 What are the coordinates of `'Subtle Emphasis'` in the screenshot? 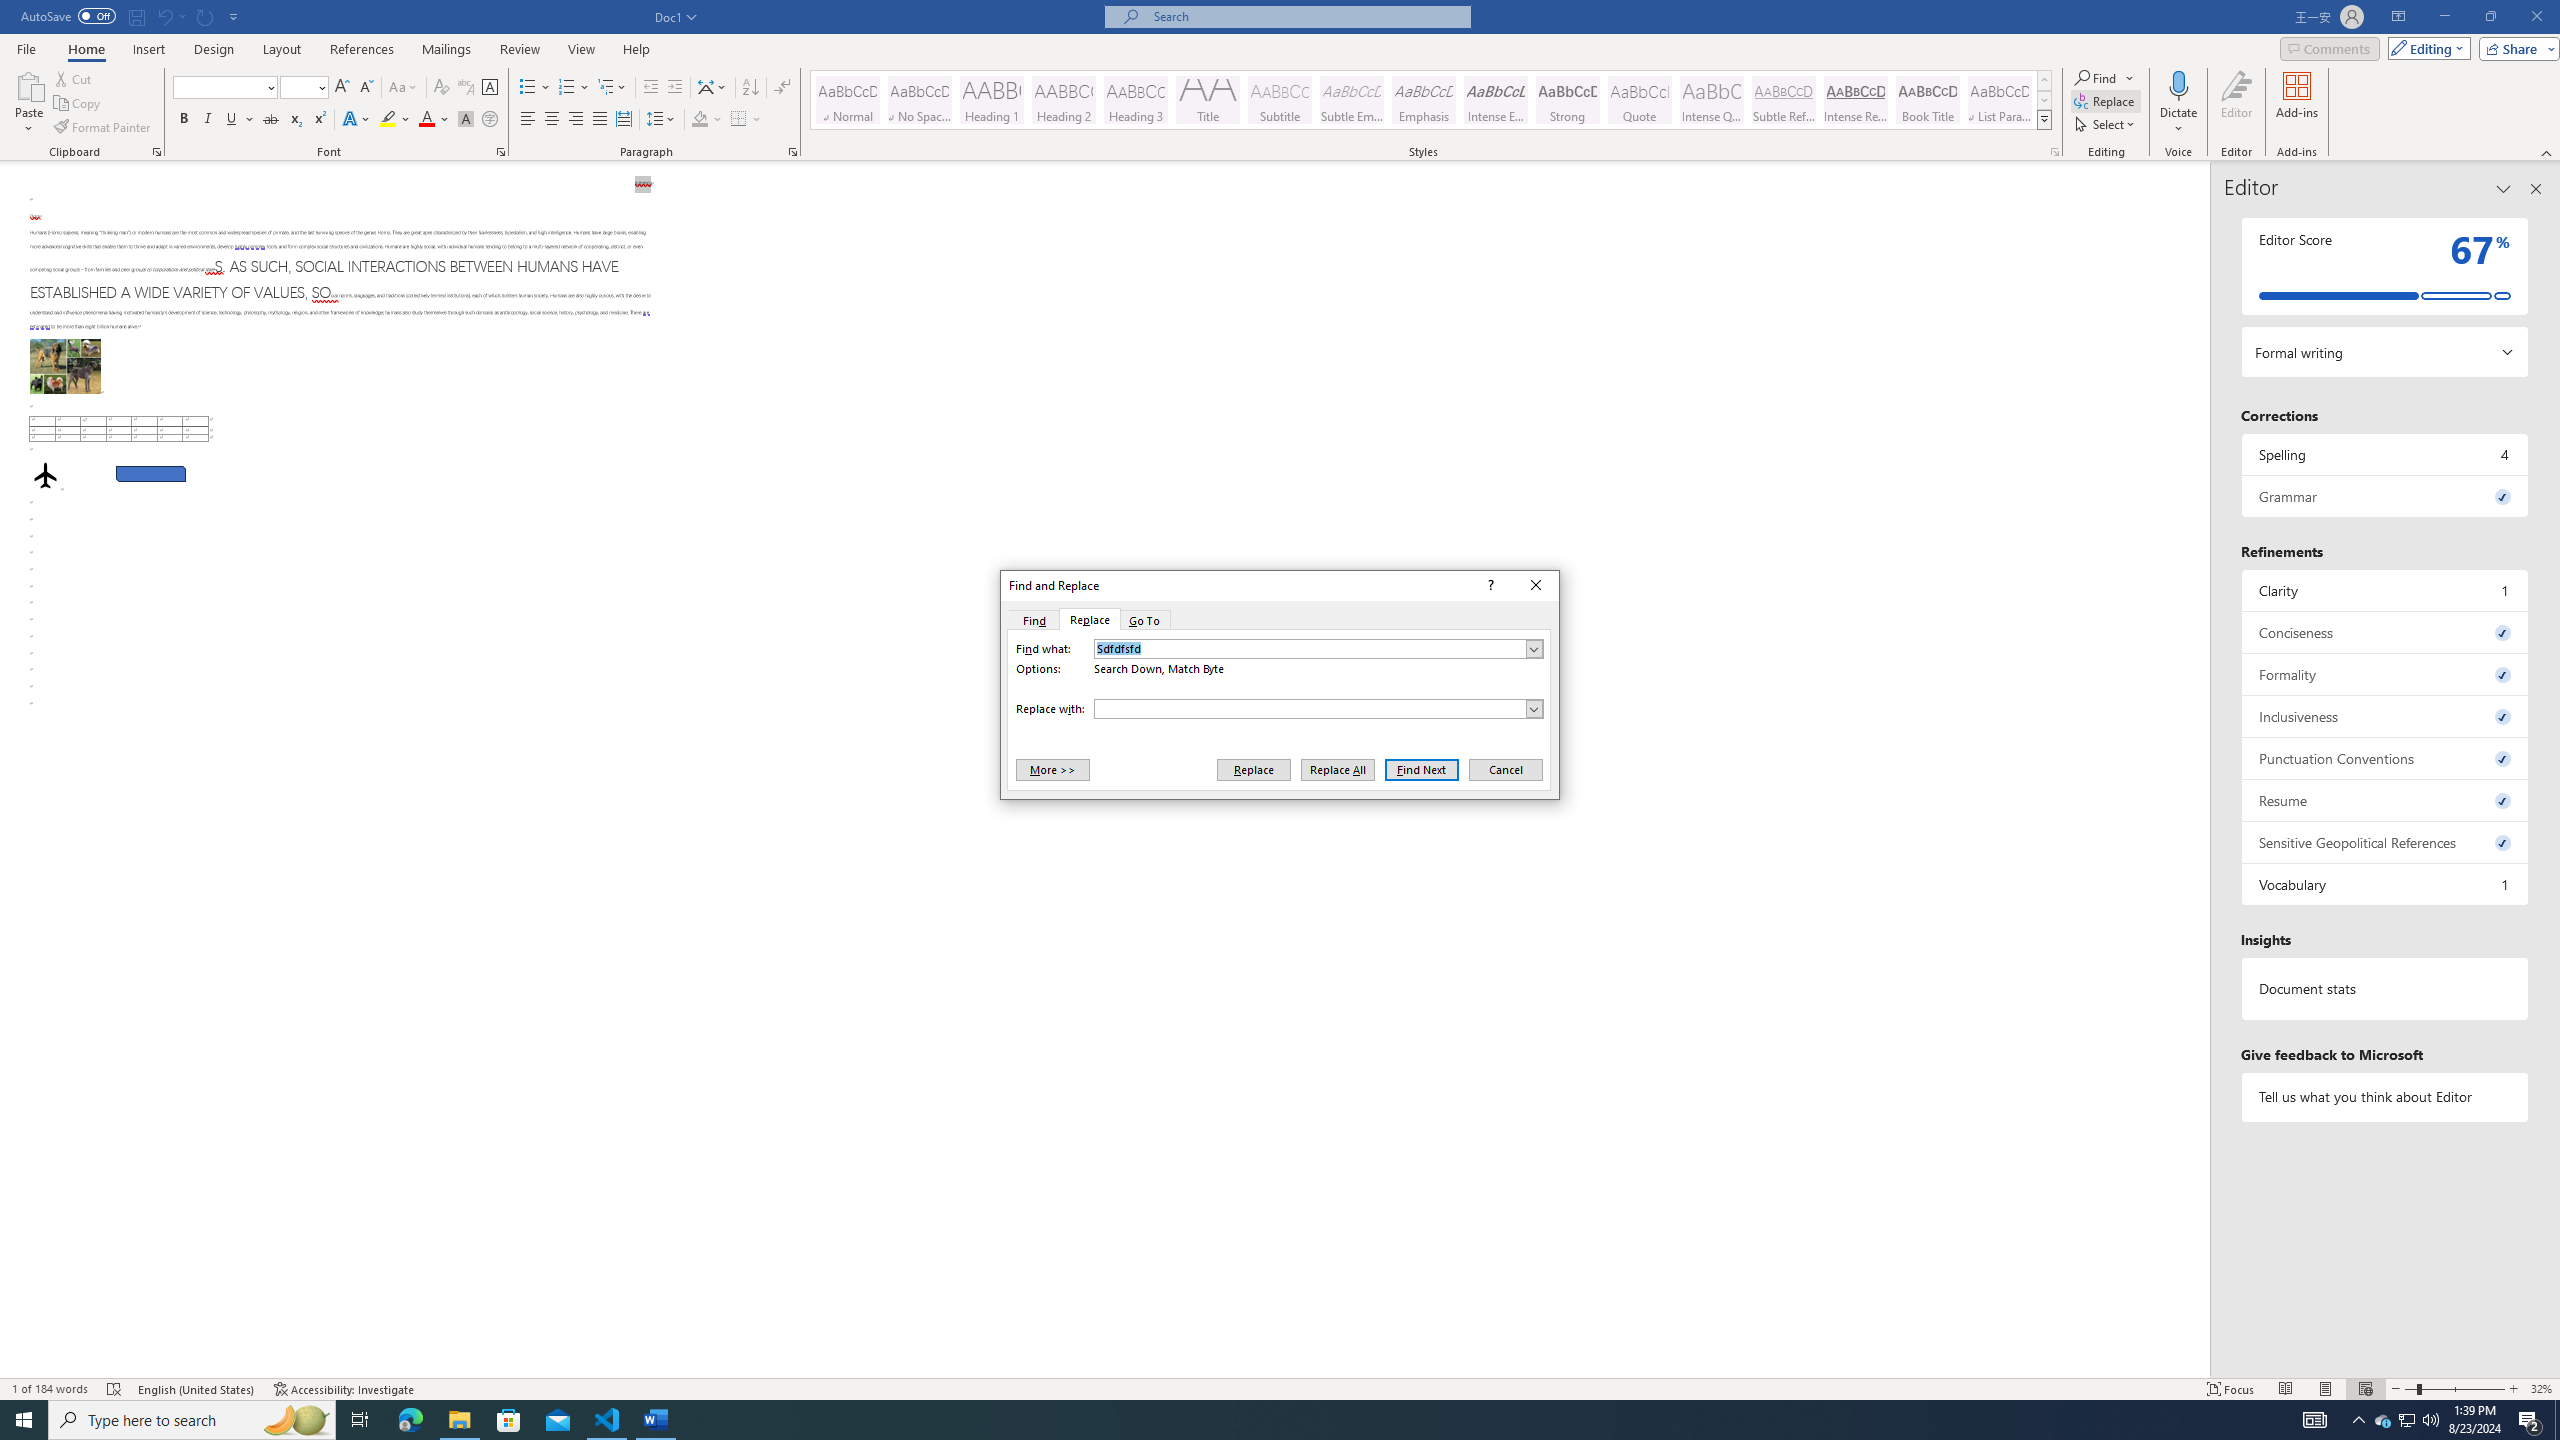 It's located at (1350, 99).